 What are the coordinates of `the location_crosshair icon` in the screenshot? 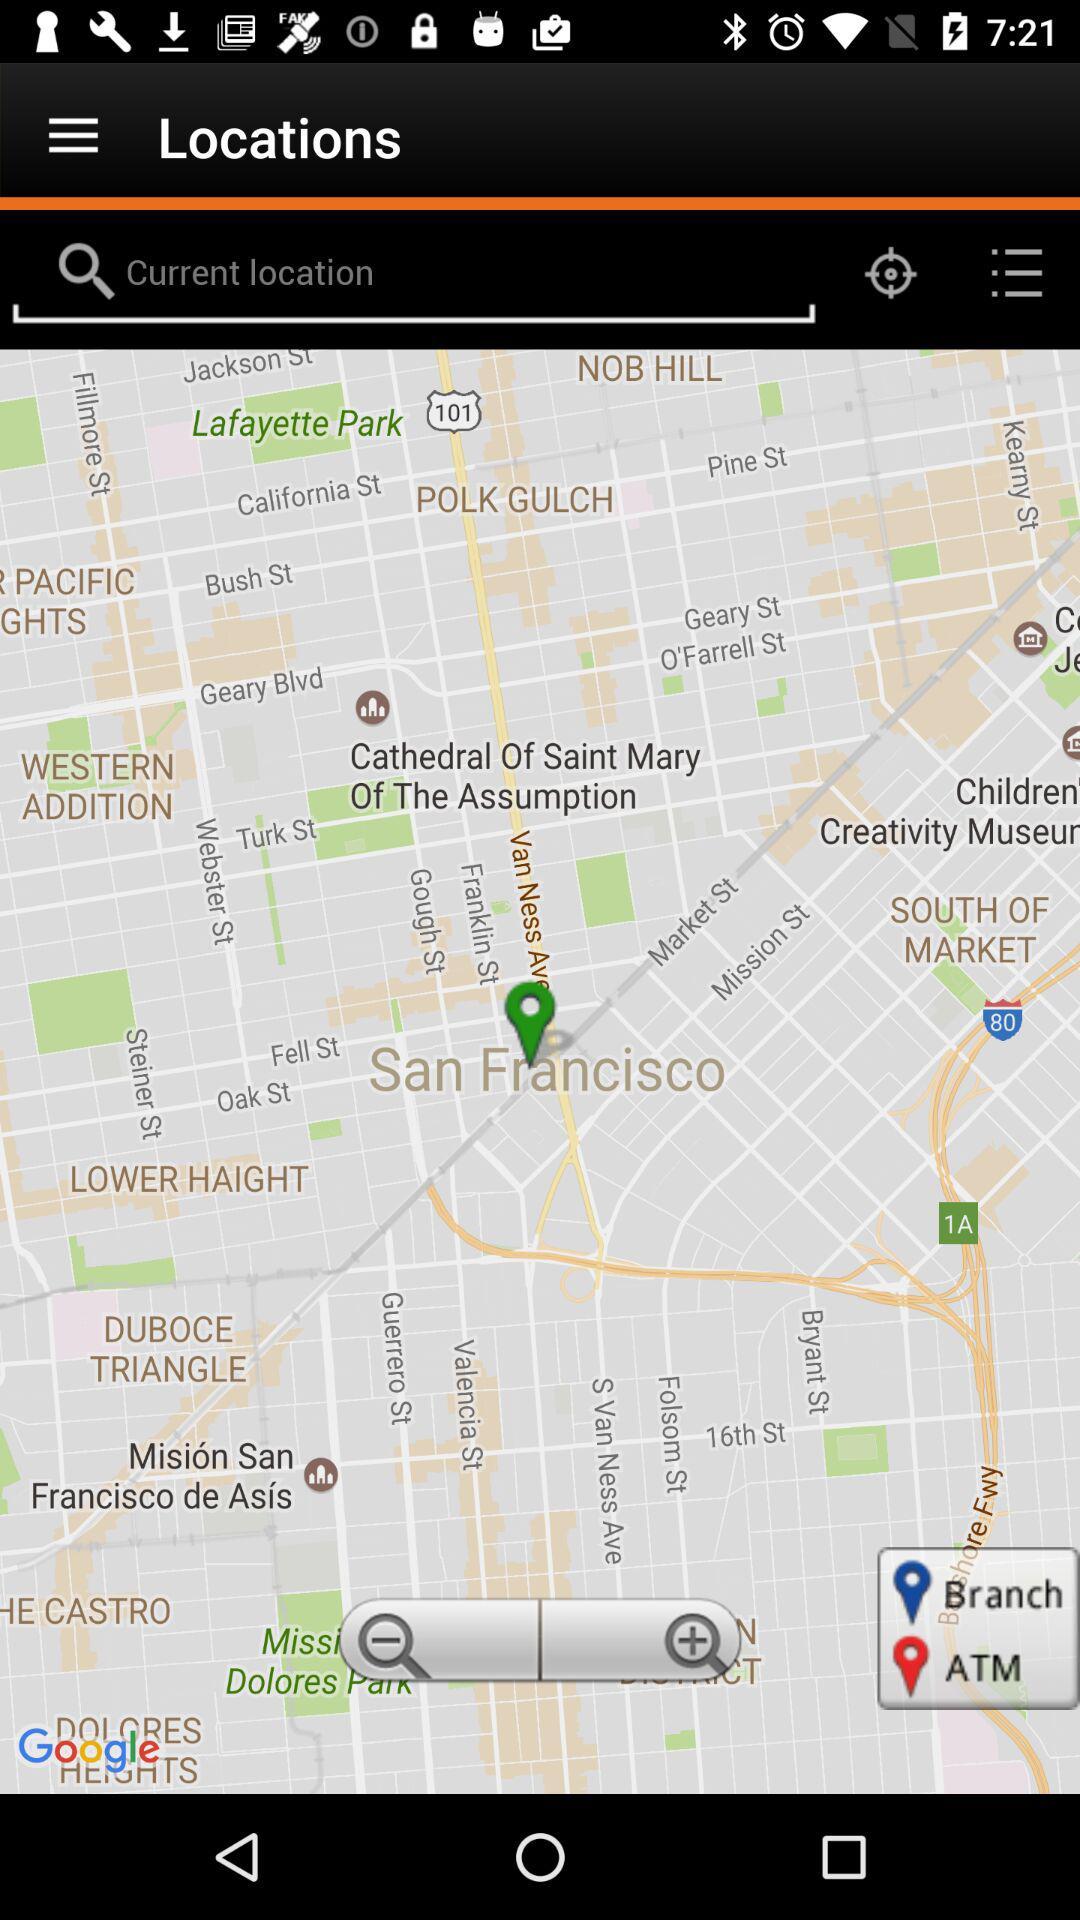 It's located at (890, 272).